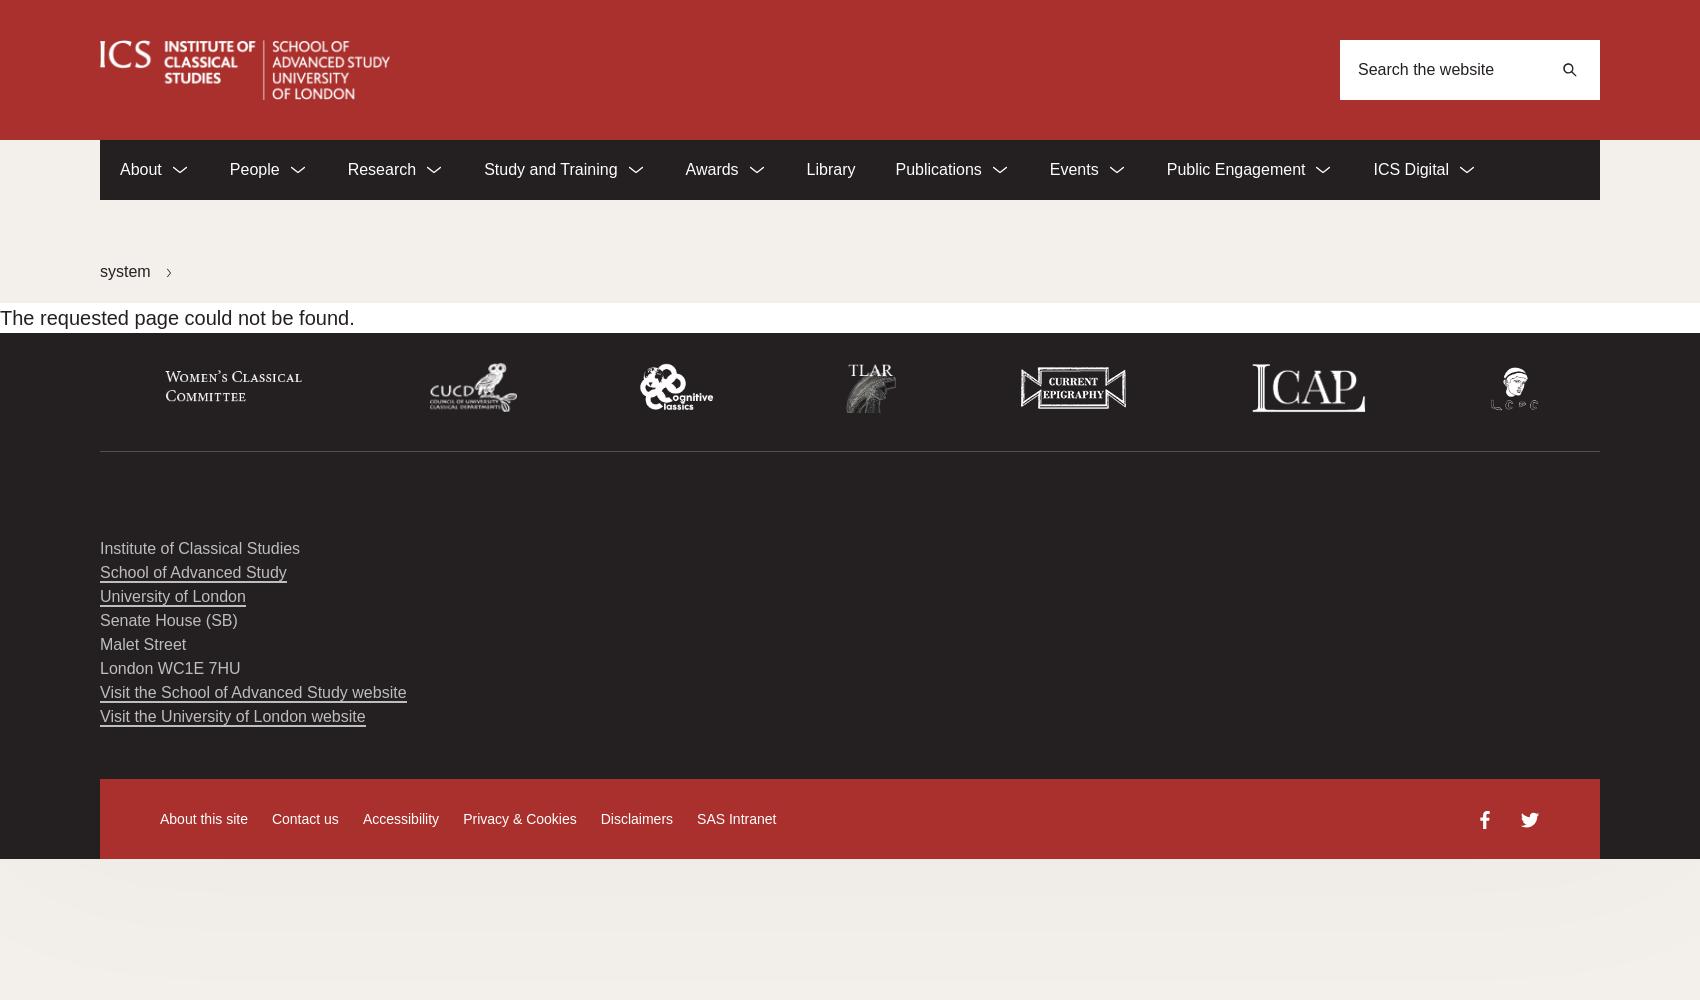  What do you see at coordinates (99, 643) in the screenshot?
I see `'Malet Street'` at bounding box center [99, 643].